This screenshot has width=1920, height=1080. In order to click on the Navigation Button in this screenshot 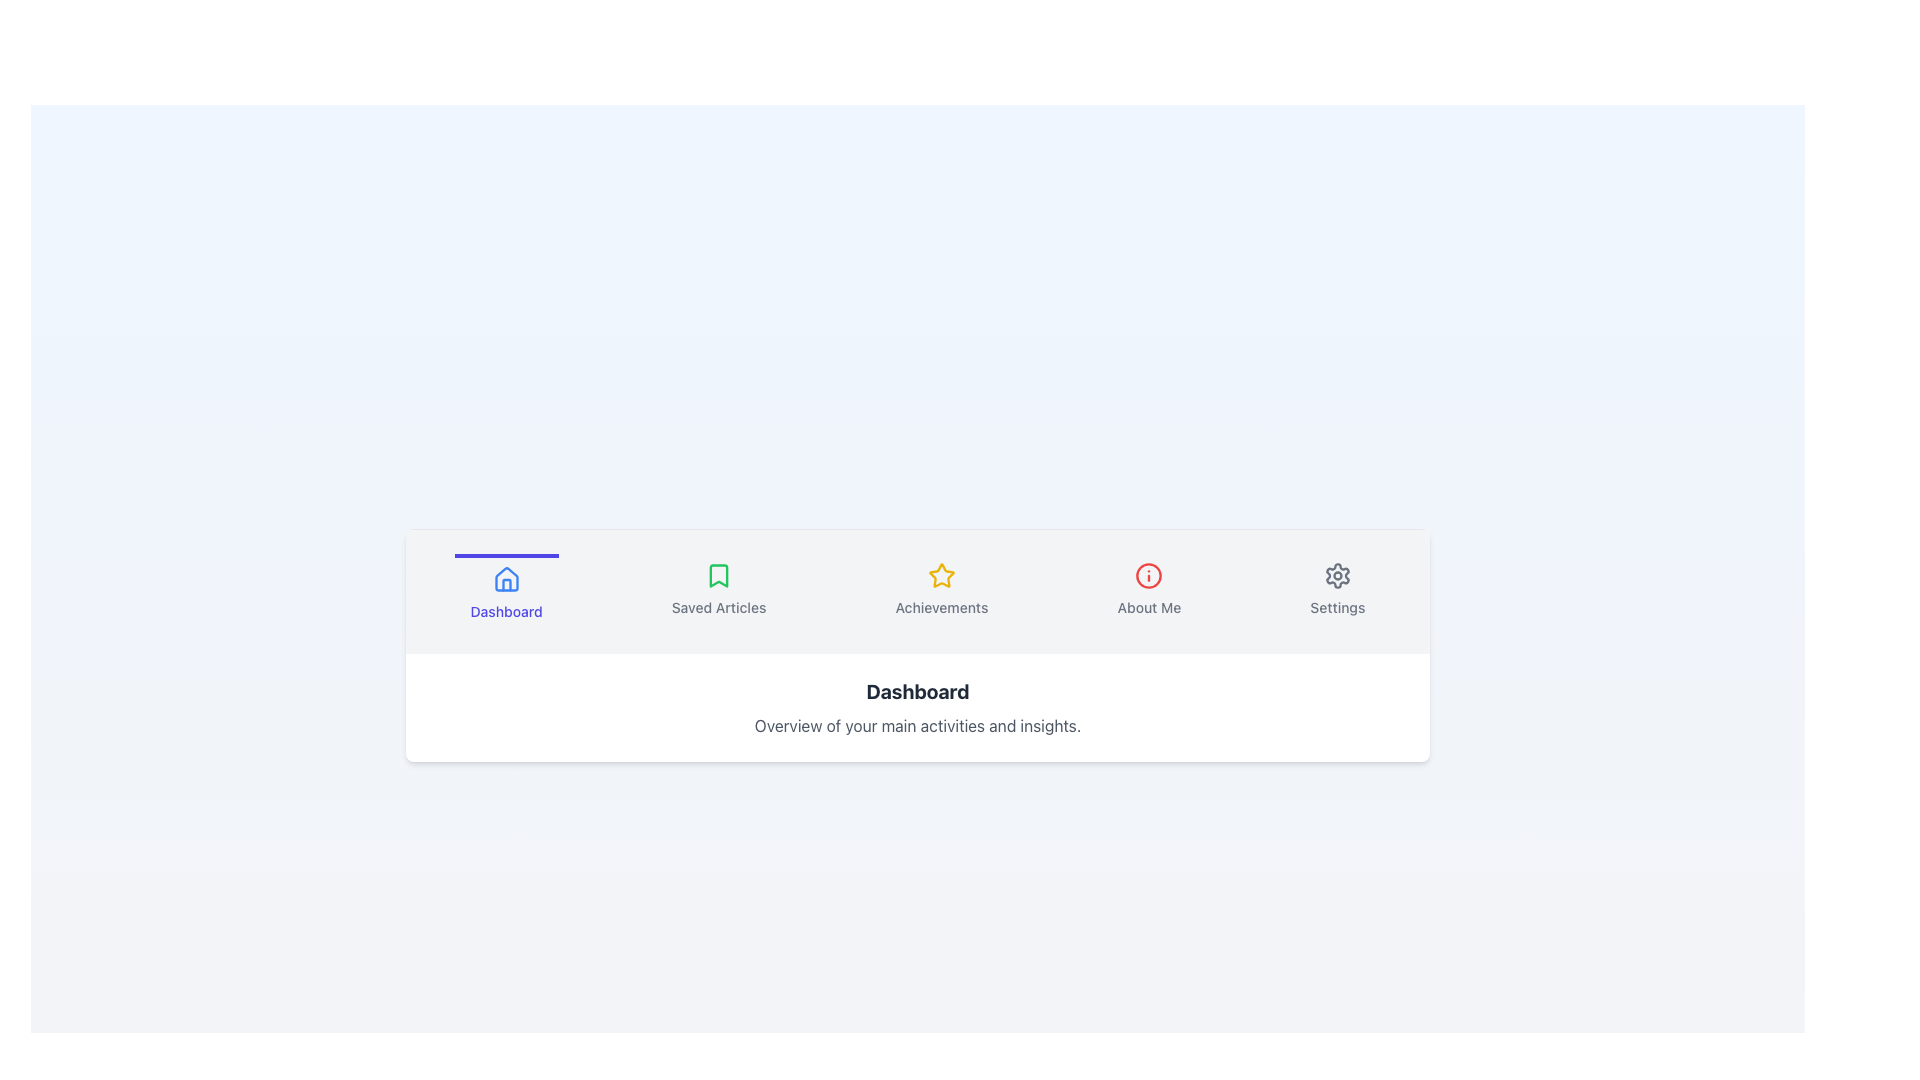, I will do `click(940, 590)`.